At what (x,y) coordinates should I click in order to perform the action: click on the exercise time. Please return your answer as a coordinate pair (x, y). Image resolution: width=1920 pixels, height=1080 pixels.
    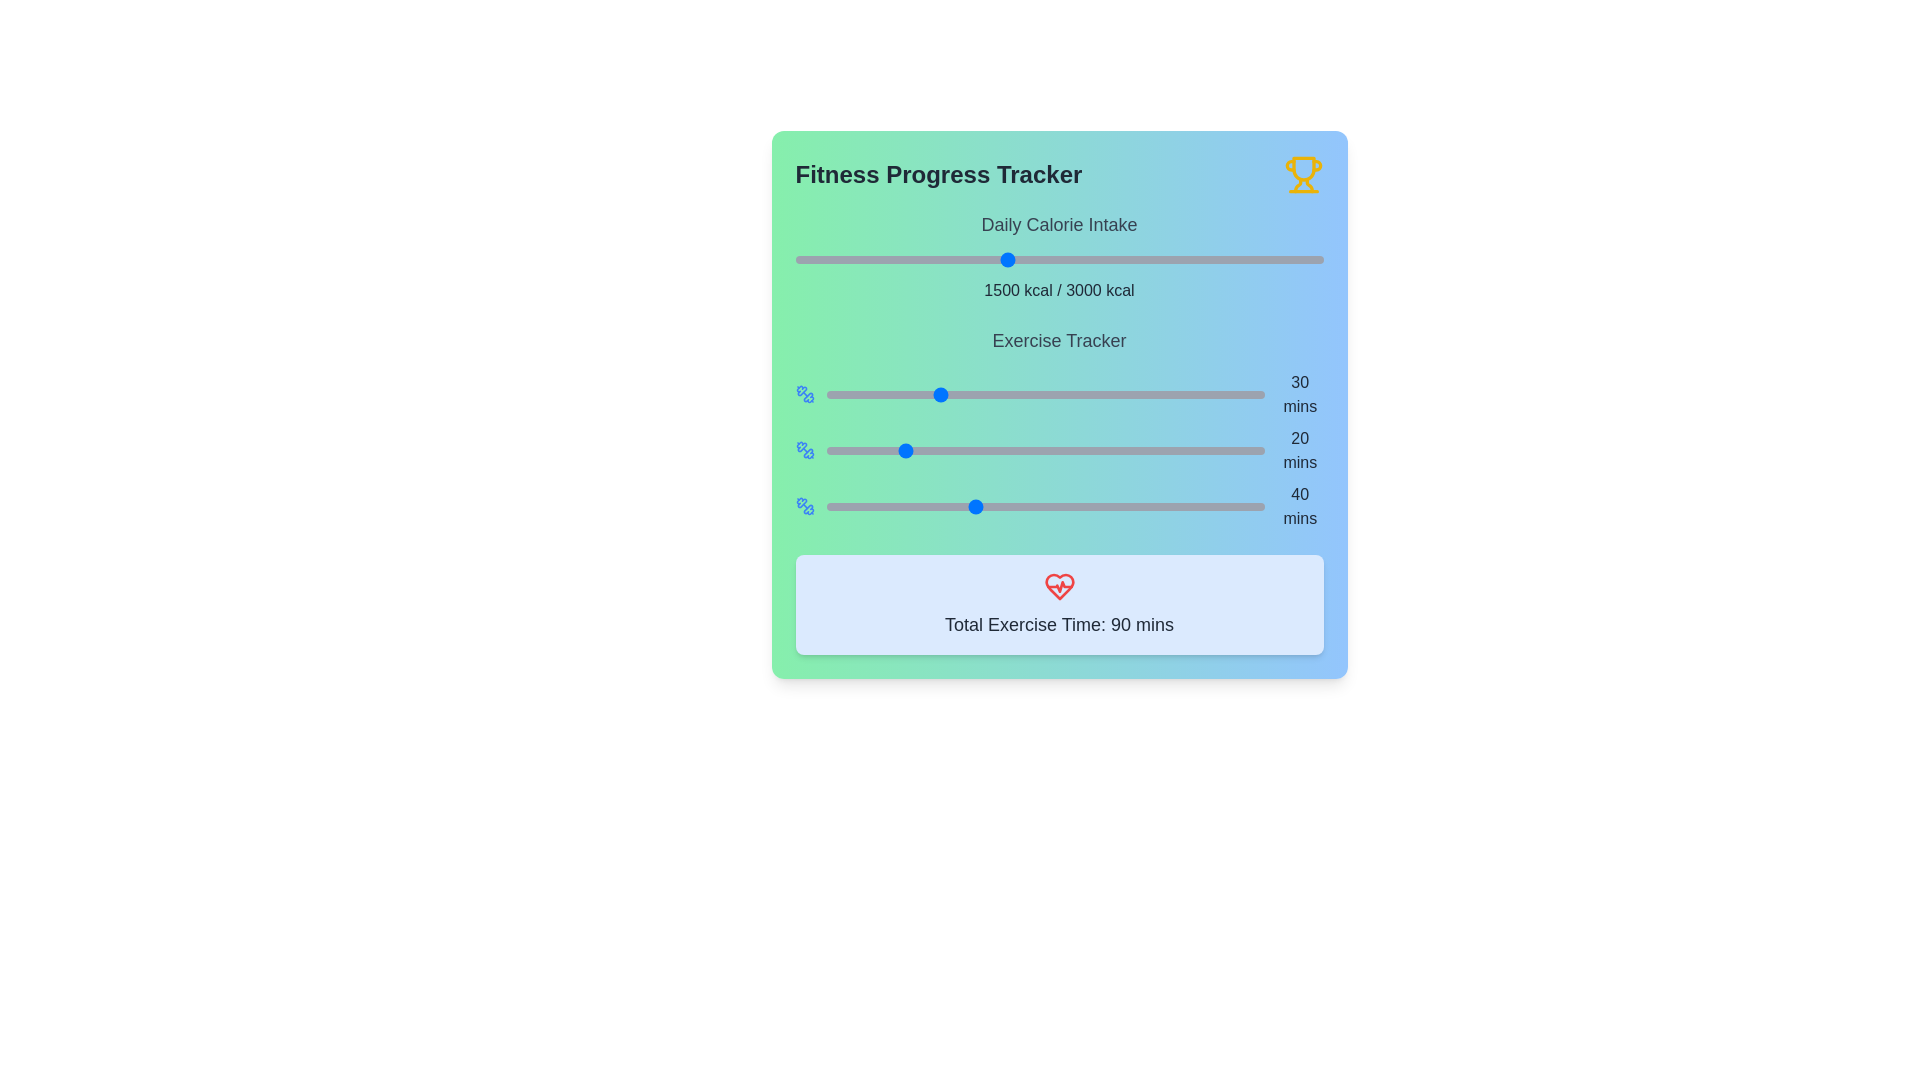
    Looking at the image, I should click on (1096, 394).